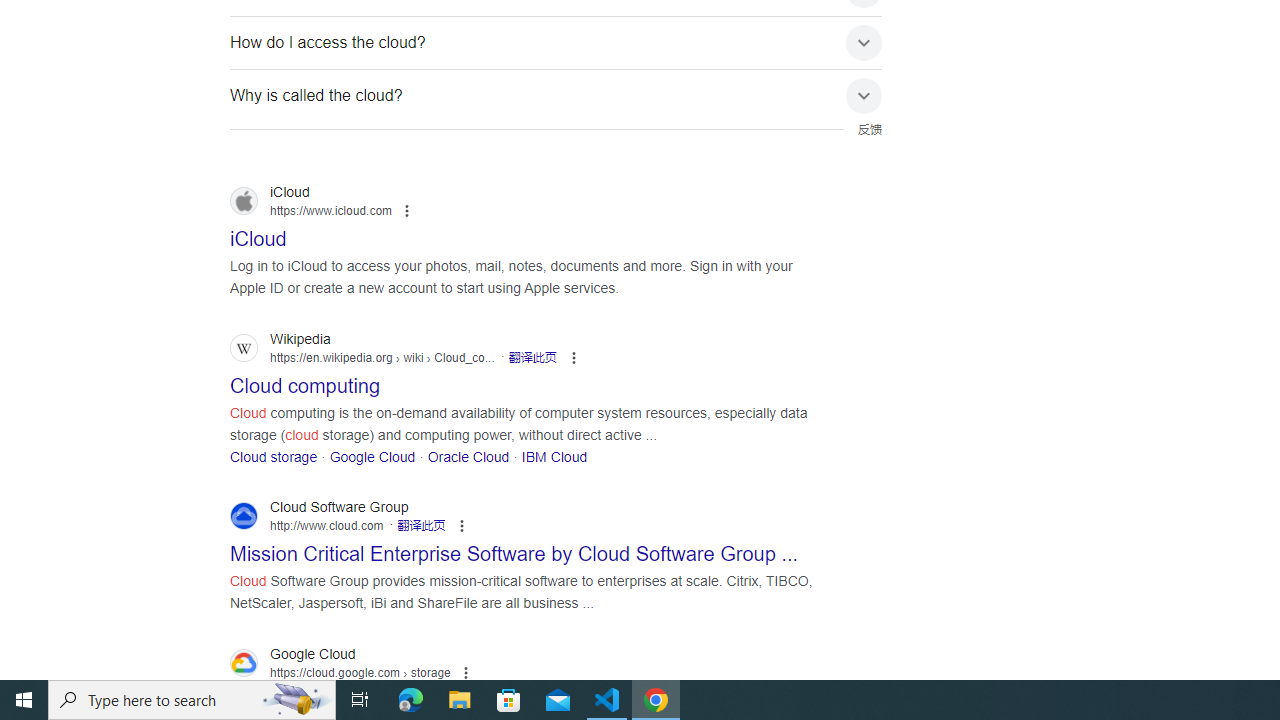 The image size is (1280, 720). Describe the element at coordinates (467, 456) in the screenshot. I see `'Oracle Cloud'` at that location.